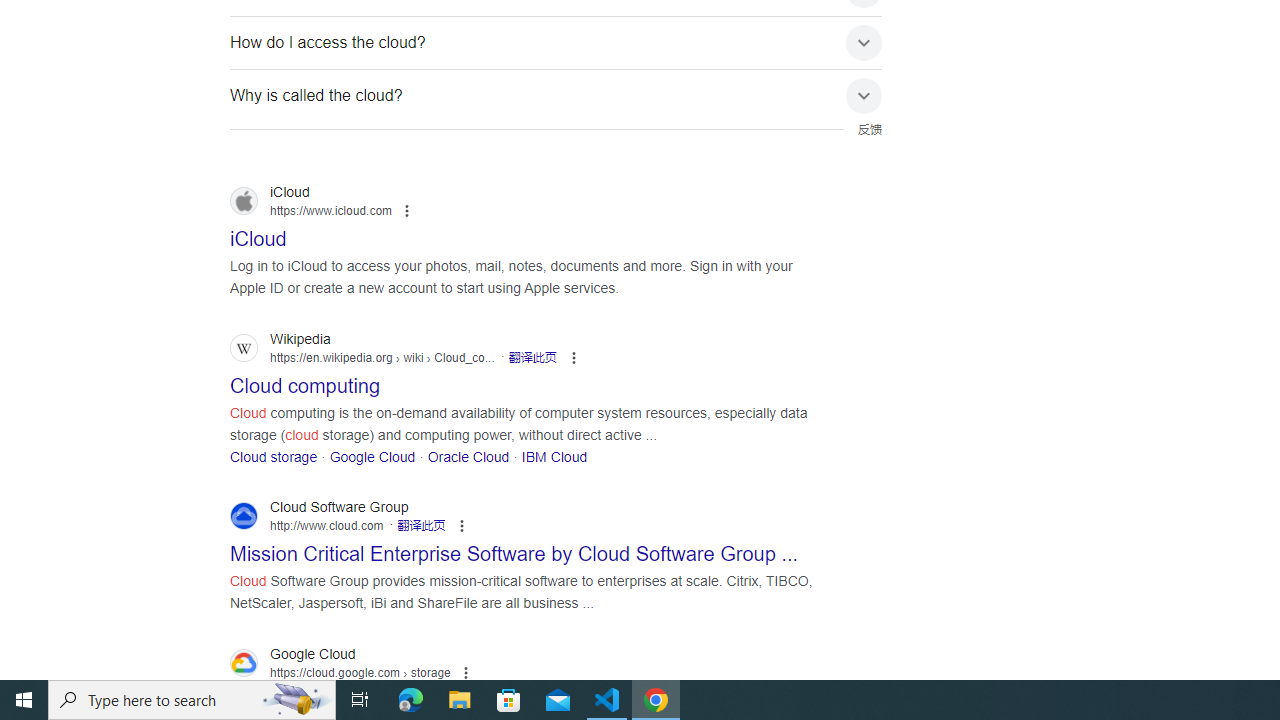 The image size is (1280, 720). Describe the element at coordinates (467, 456) in the screenshot. I see `'Oracle Cloud'` at that location.